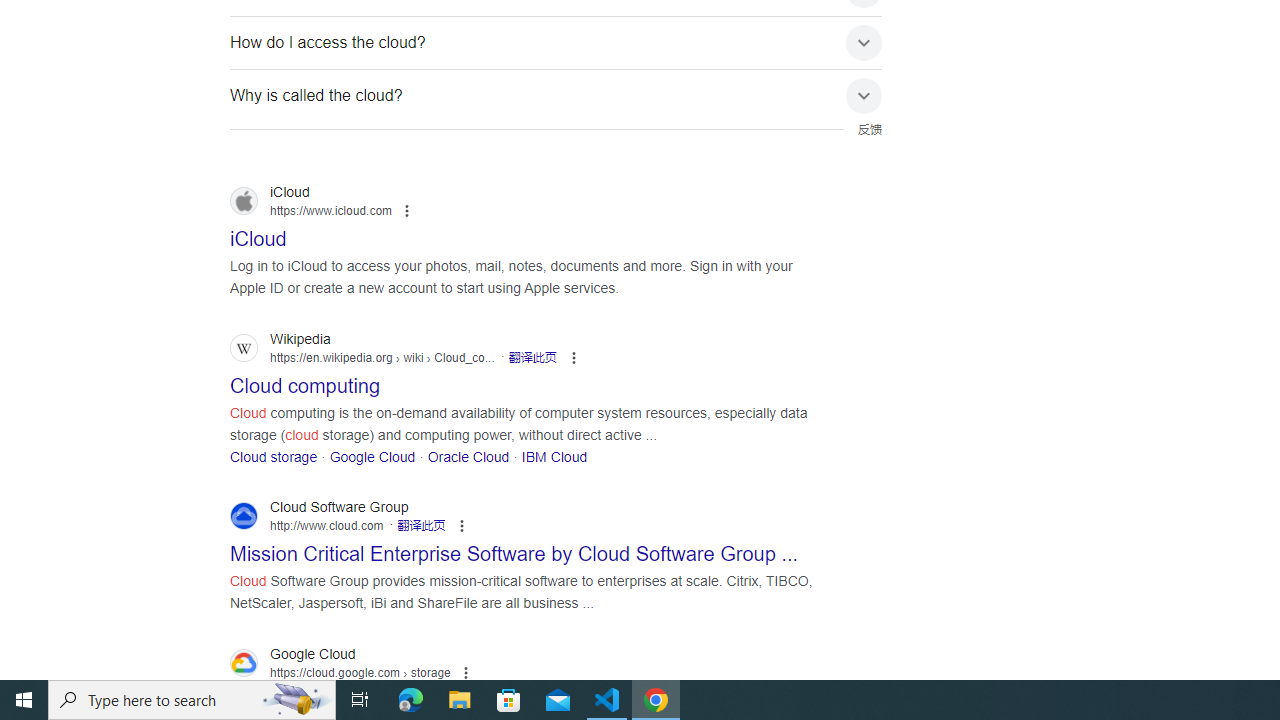 The image size is (1280, 720). Describe the element at coordinates (467, 456) in the screenshot. I see `'Oracle Cloud'` at that location.